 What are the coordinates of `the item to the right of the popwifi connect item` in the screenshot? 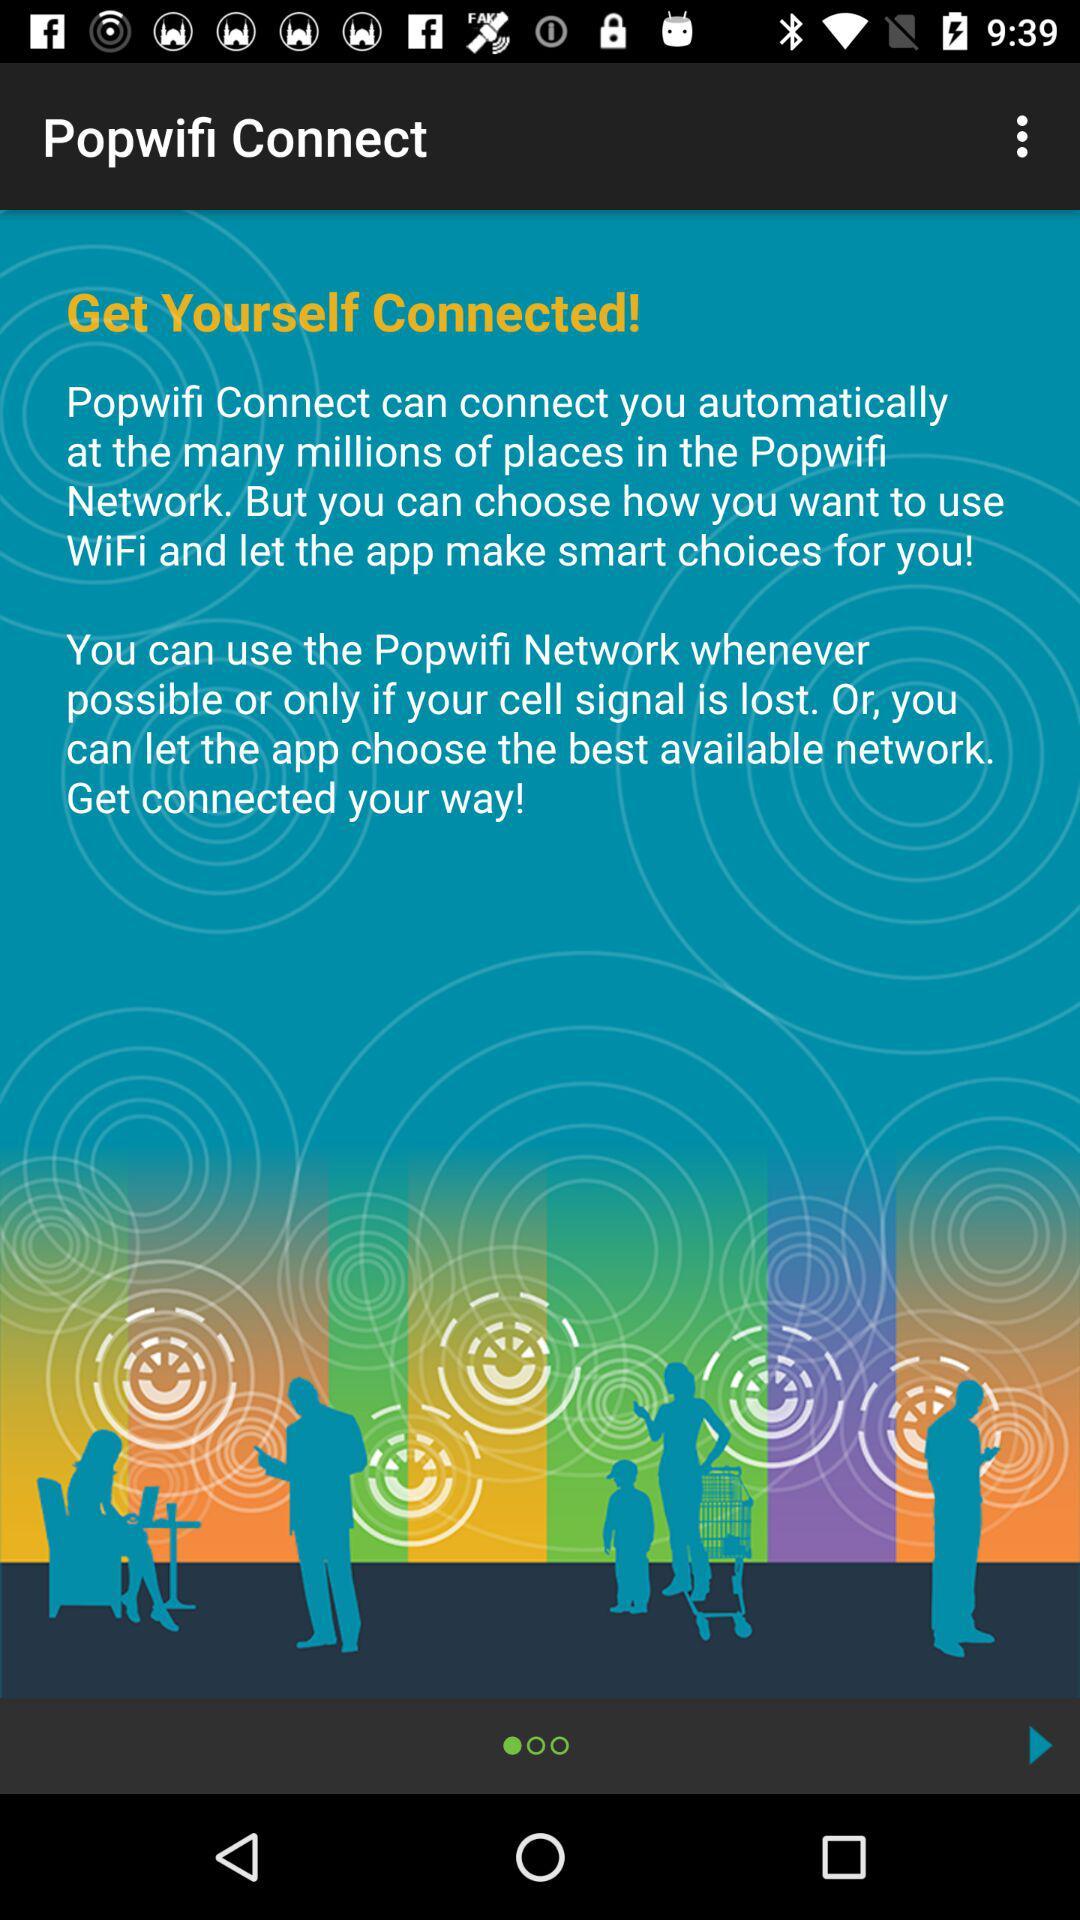 It's located at (1027, 135).